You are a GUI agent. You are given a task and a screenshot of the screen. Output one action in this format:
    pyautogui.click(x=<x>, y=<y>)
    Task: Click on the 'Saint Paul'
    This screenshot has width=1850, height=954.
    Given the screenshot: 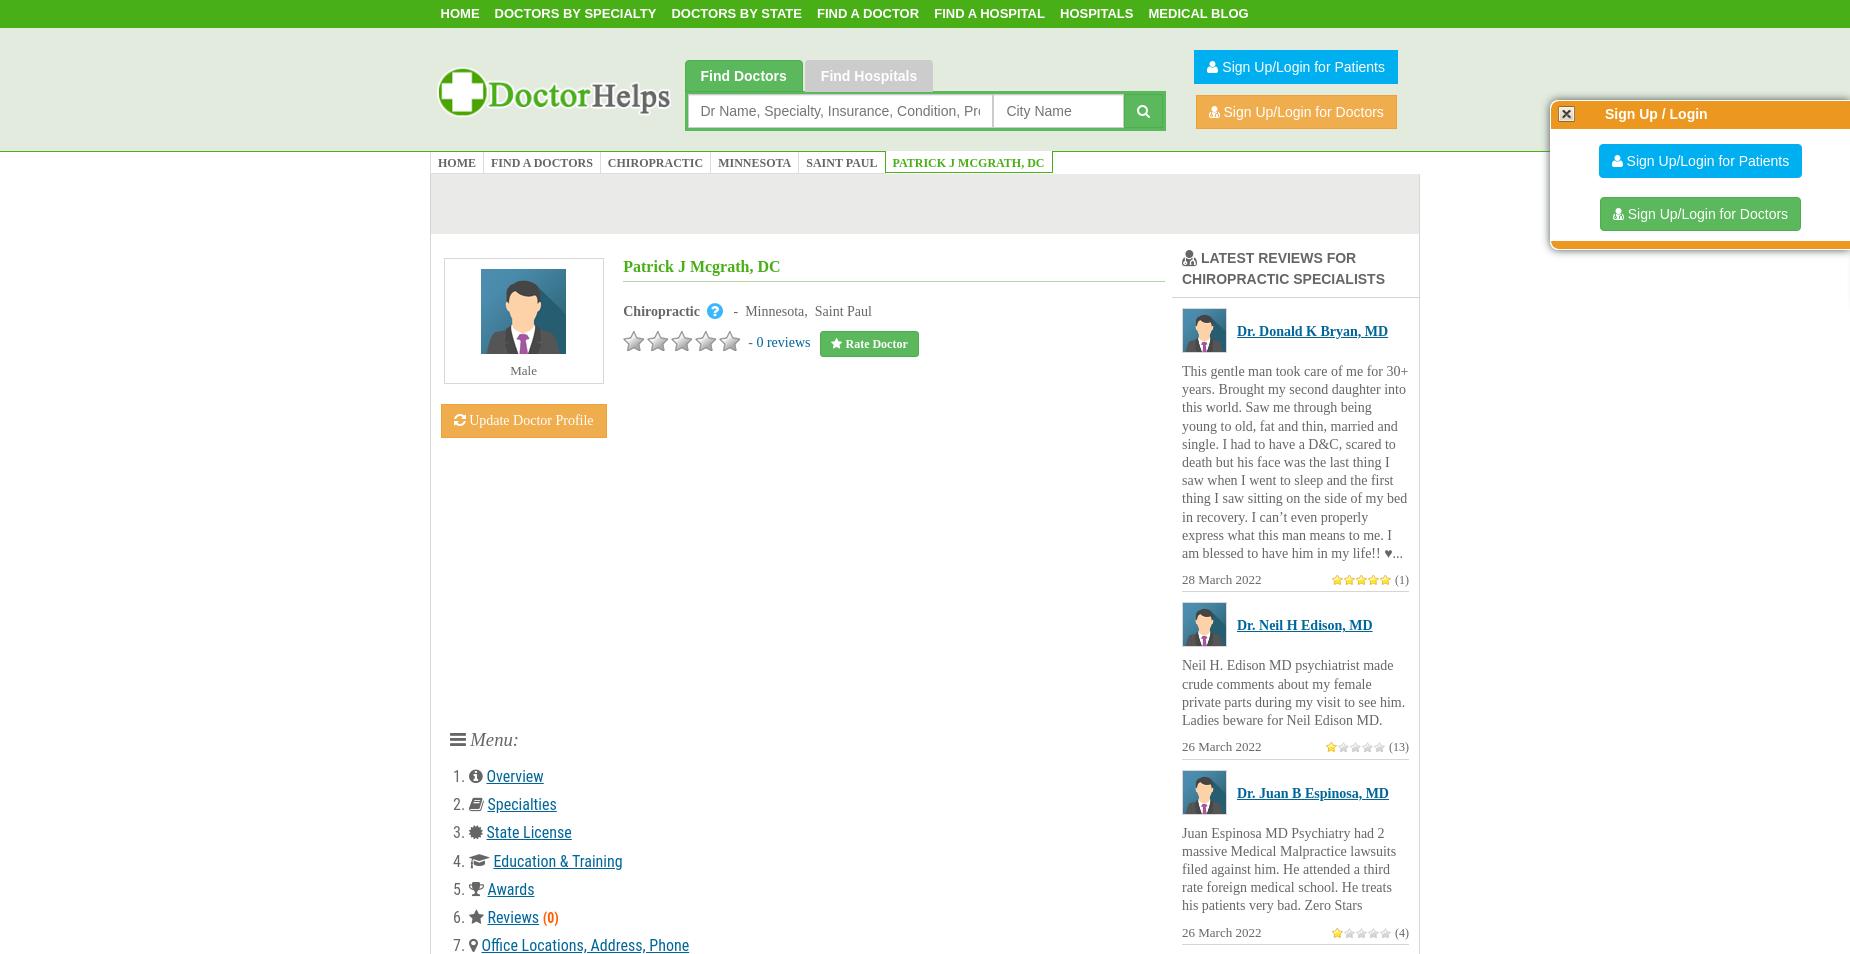 What is the action you would take?
    pyautogui.click(x=842, y=311)
    